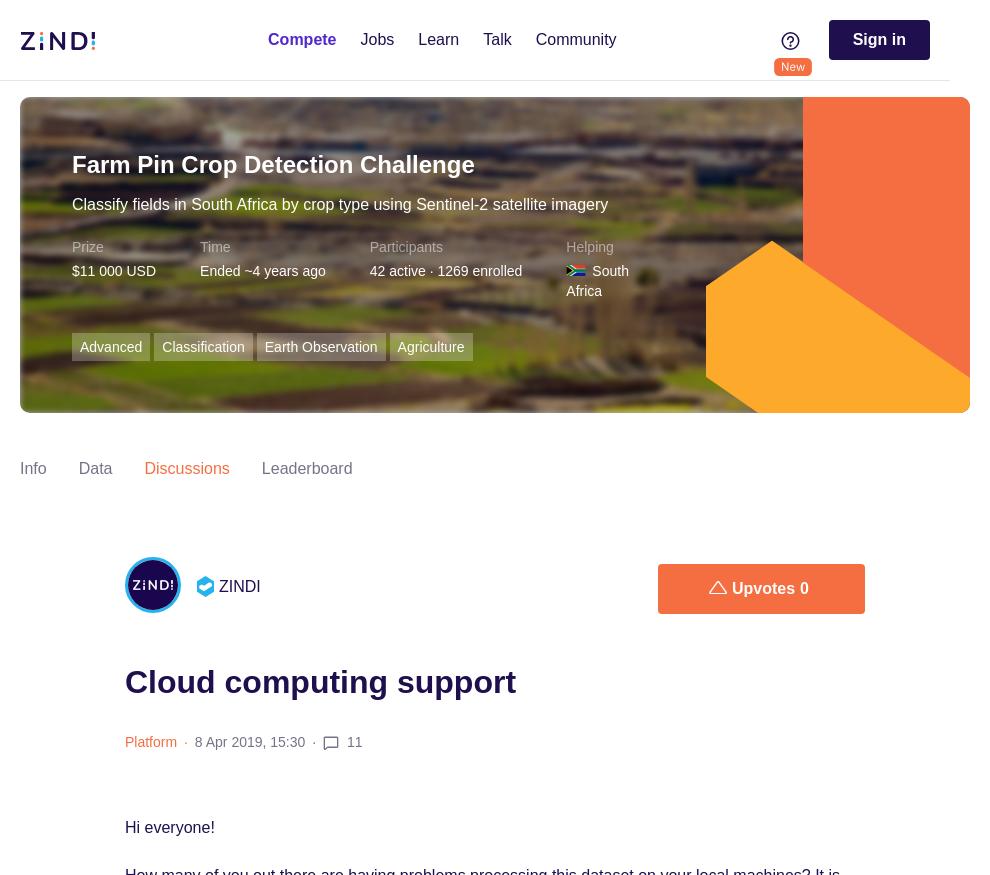 This screenshot has width=990, height=875. What do you see at coordinates (31, 468) in the screenshot?
I see `'Info'` at bounding box center [31, 468].